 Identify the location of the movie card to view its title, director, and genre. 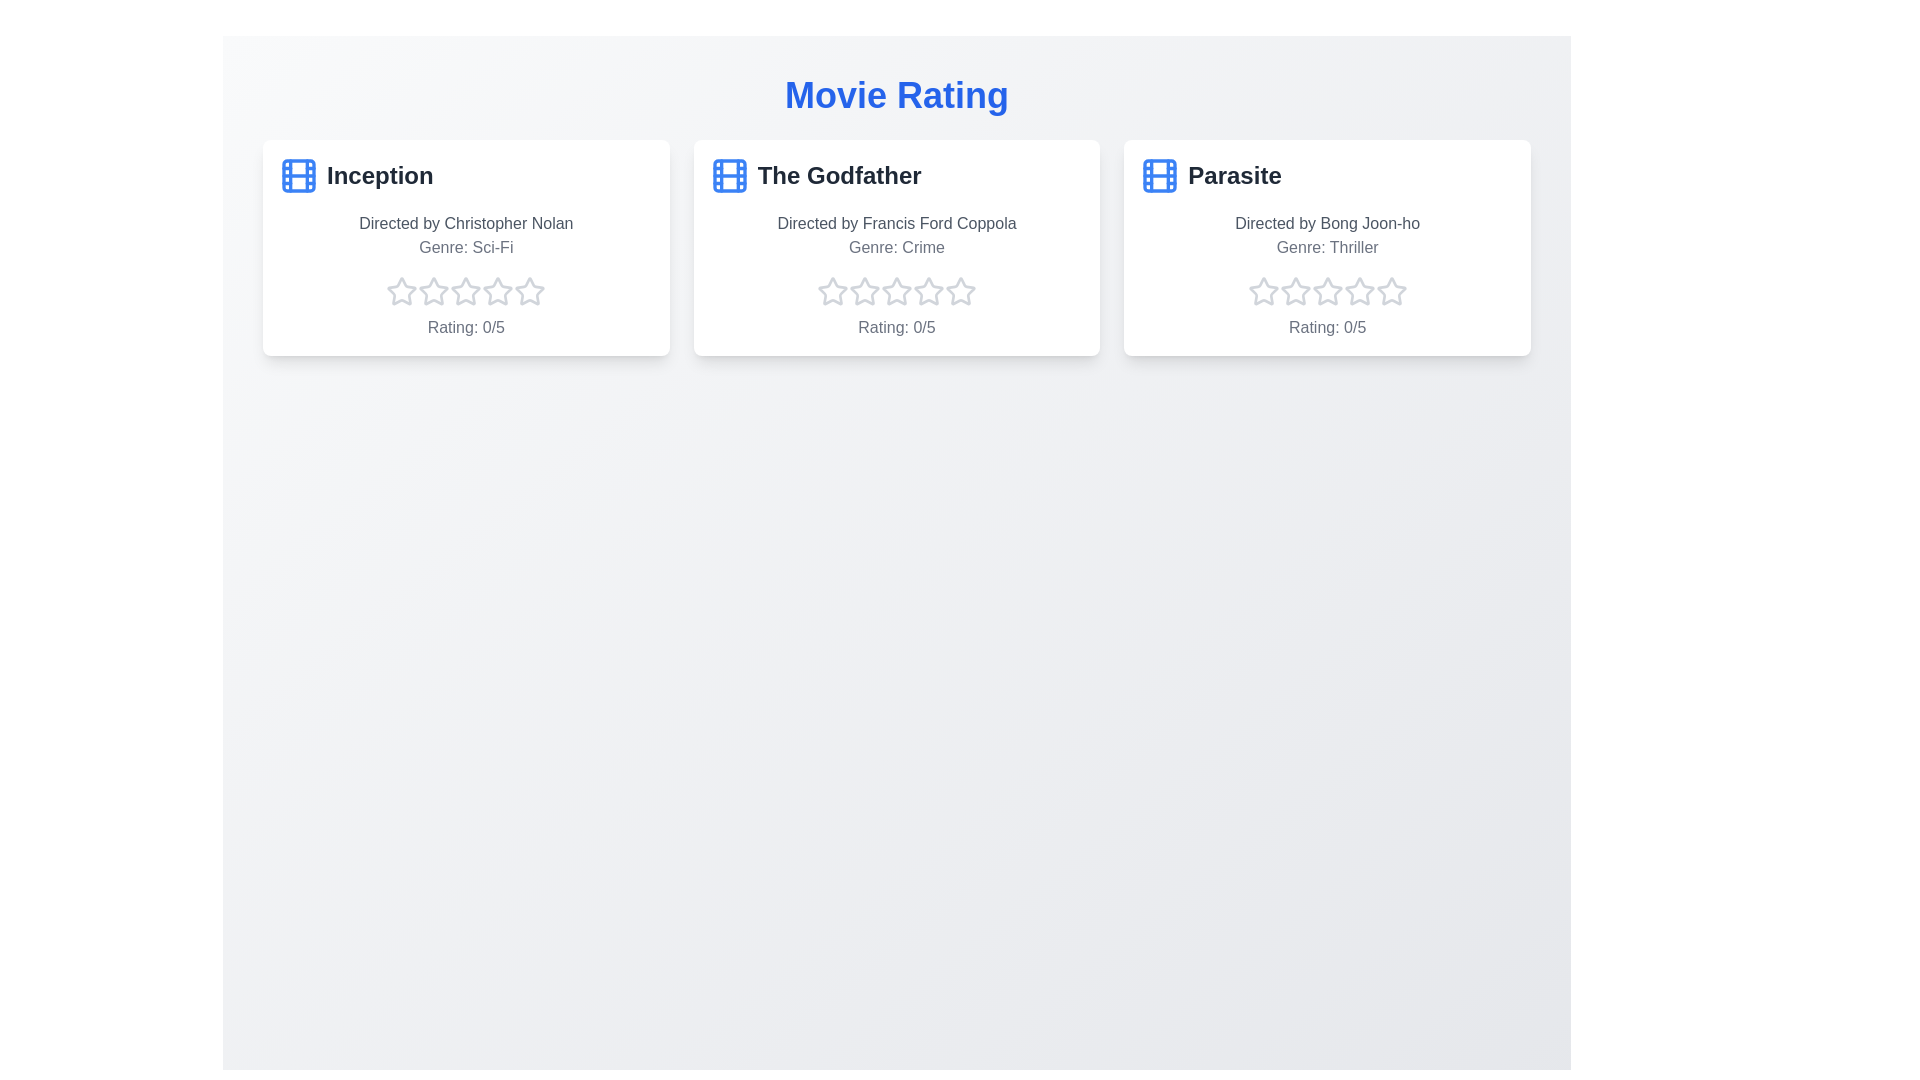
(464, 246).